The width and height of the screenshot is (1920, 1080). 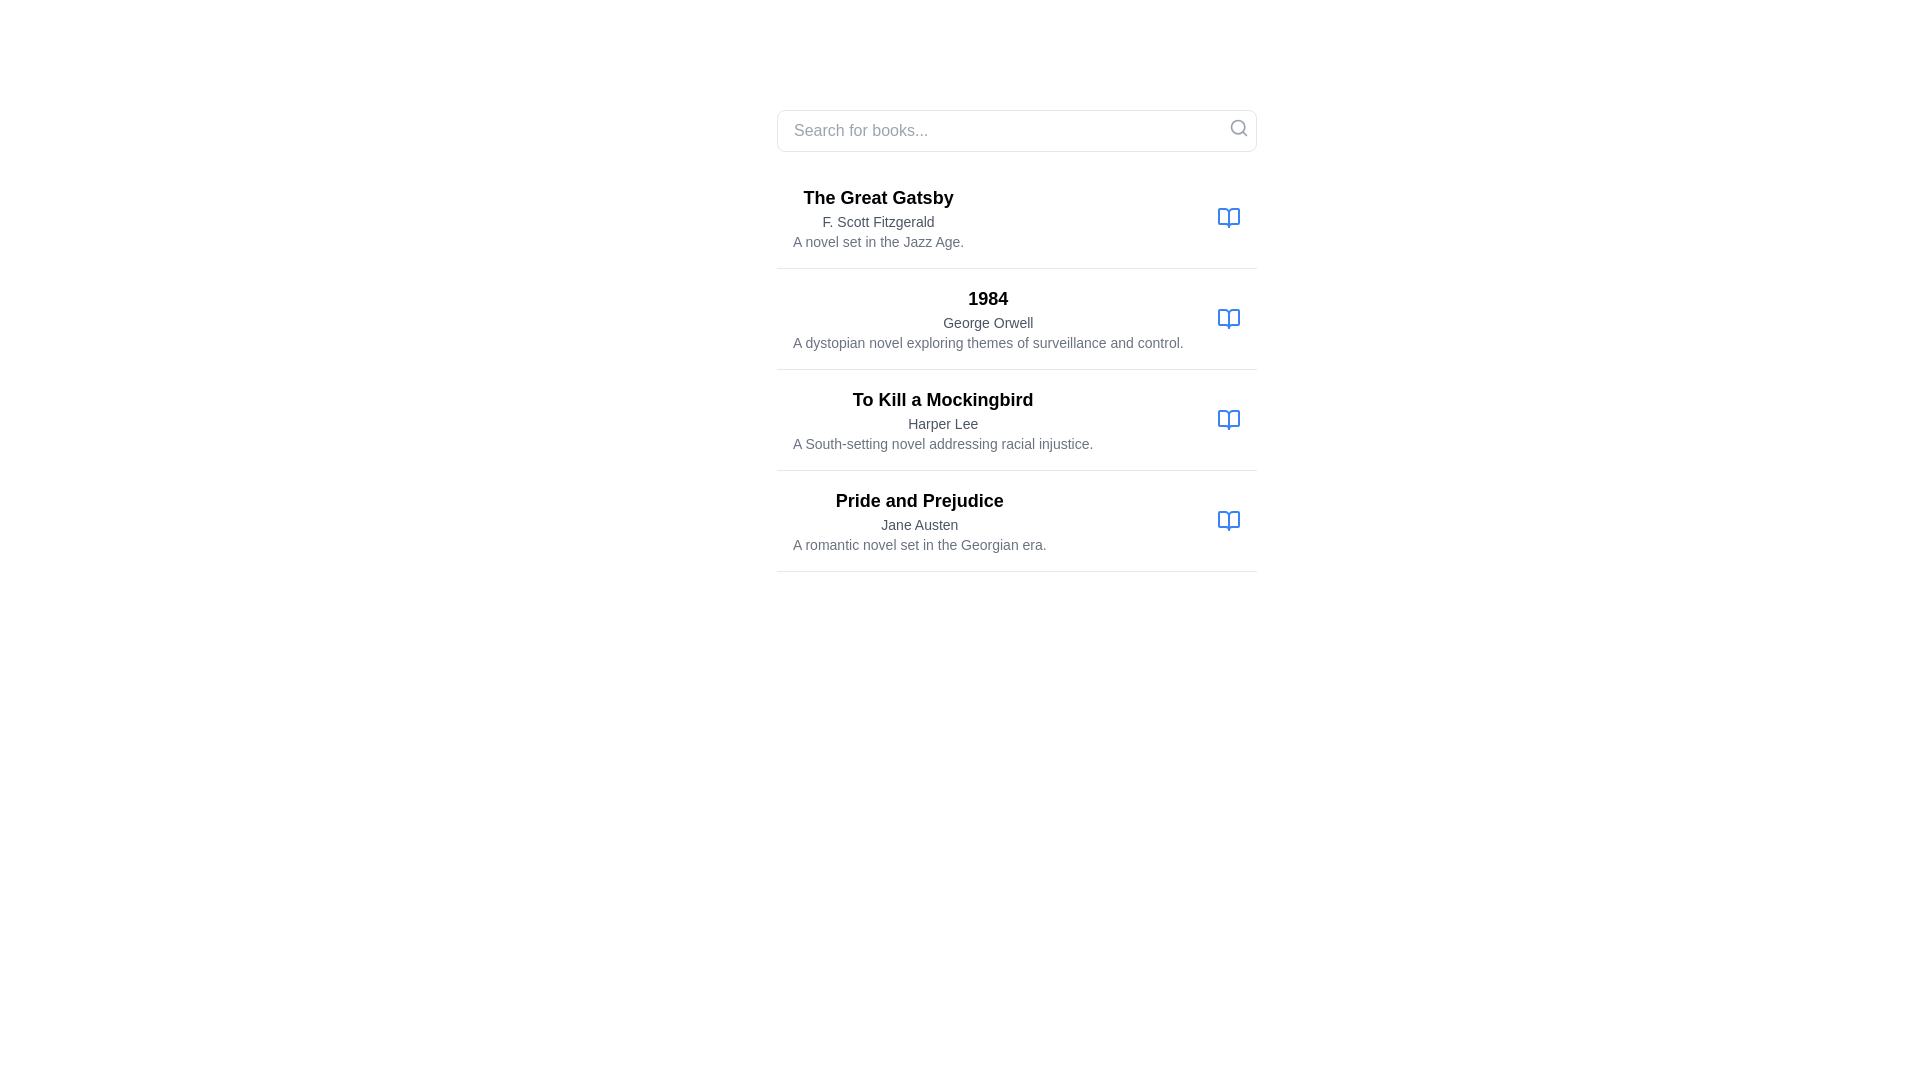 What do you see at coordinates (878, 241) in the screenshot?
I see `the text label that reads 'A novel set in the Jazz Age.', positioned below the title 'The Great Gatsby' and the author's name 'F. Scott Fitzgerald'` at bounding box center [878, 241].